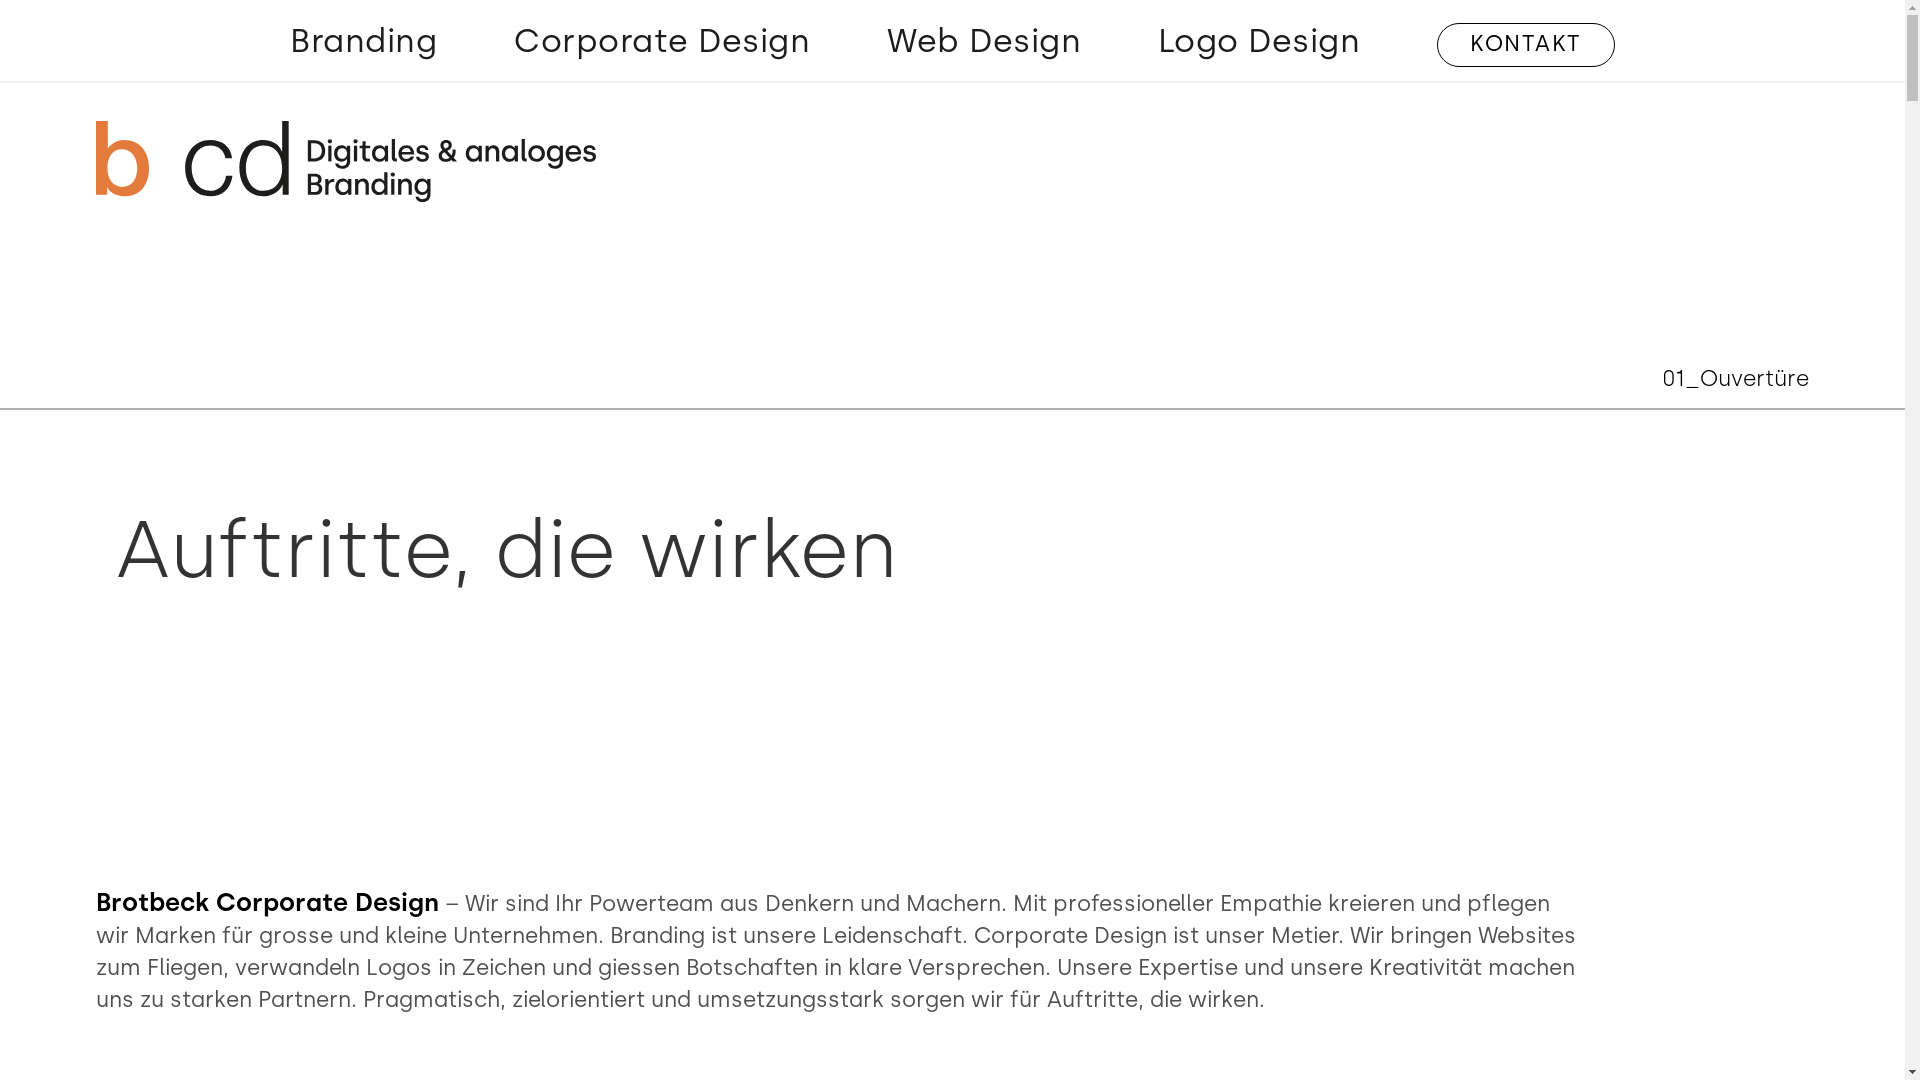 Image resolution: width=1920 pixels, height=1080 pixels. What do you see at coordinates (363, 45) in the screenshot?
I see `'Branding'` at bounding box center [363, 45].